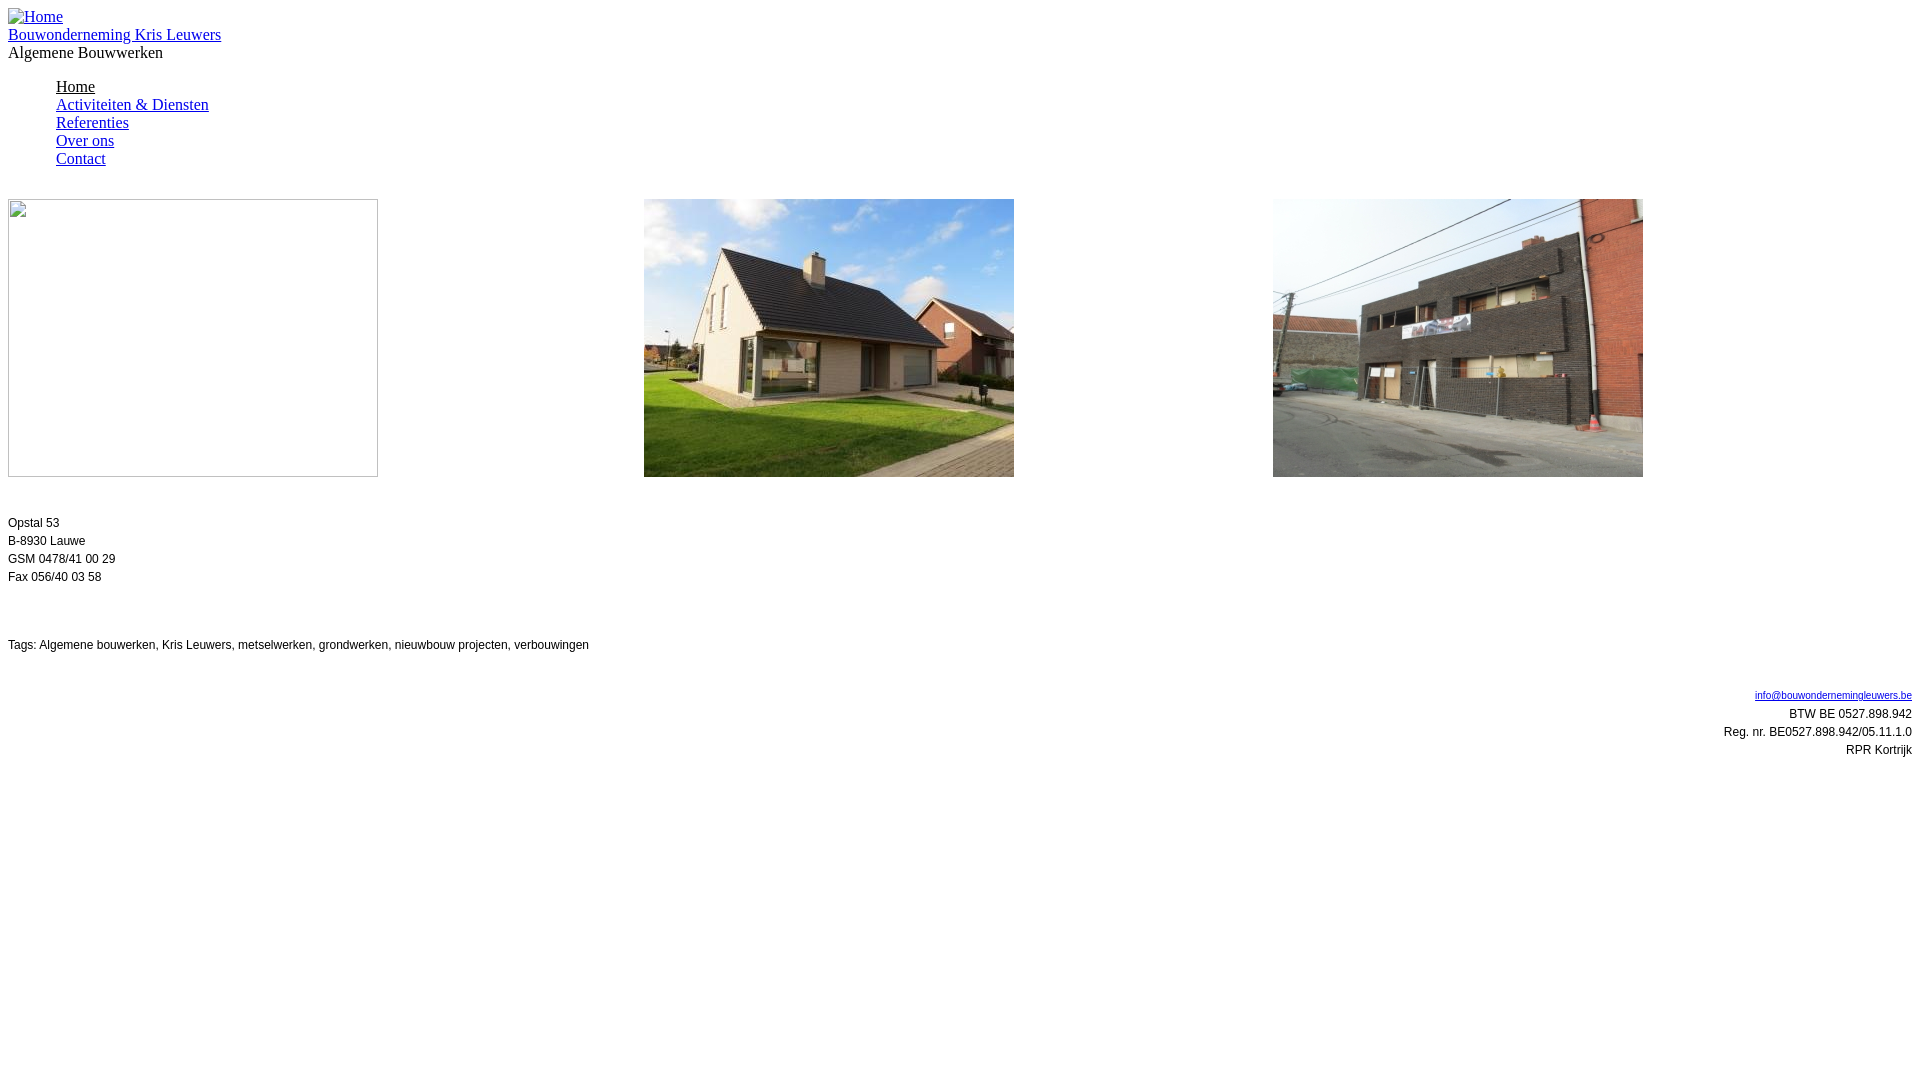 The image size is (1920, 1080). Describe the element at coordinates (35, 16) in the screenshot. I see `'Home'` at that location.